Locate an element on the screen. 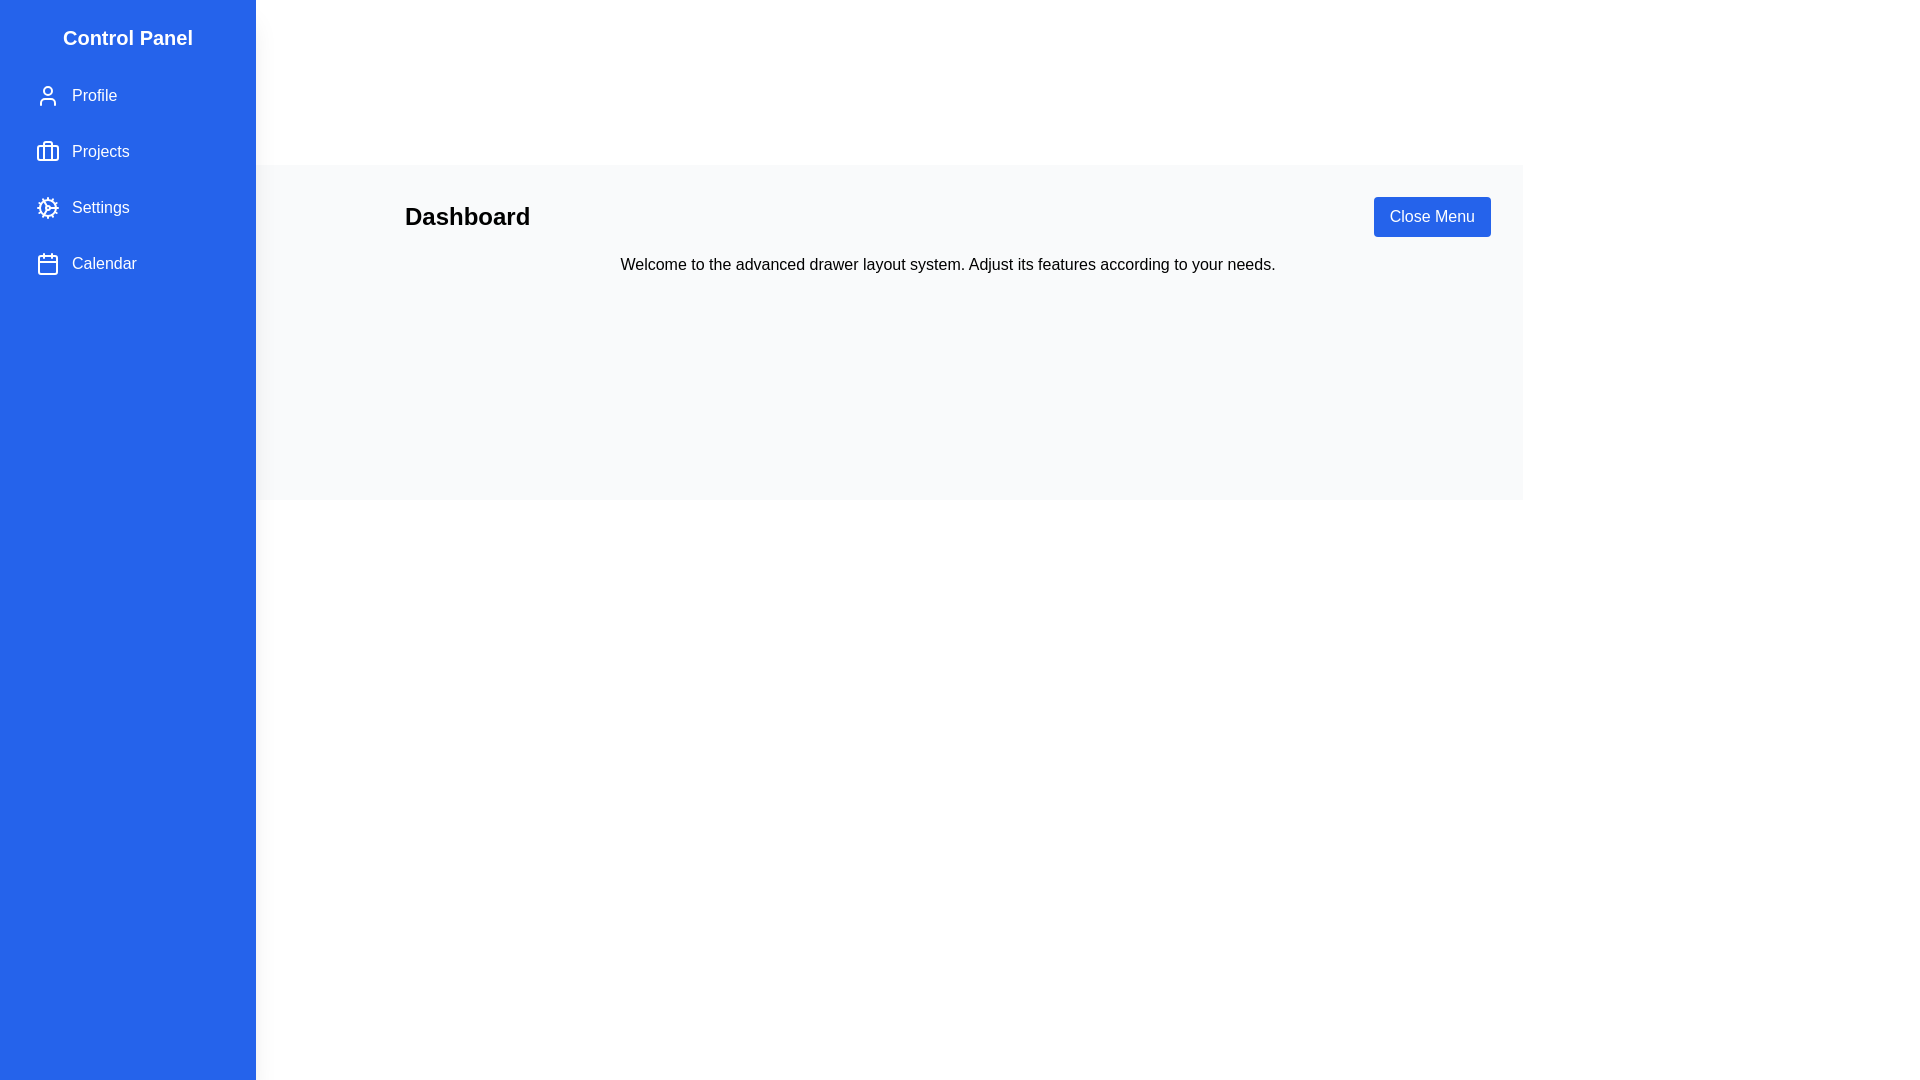 This screenshot has height=1080, width=1920. the 'Projects' button, which is the second item in the left navigation bar is located at coordinates (127, 150).